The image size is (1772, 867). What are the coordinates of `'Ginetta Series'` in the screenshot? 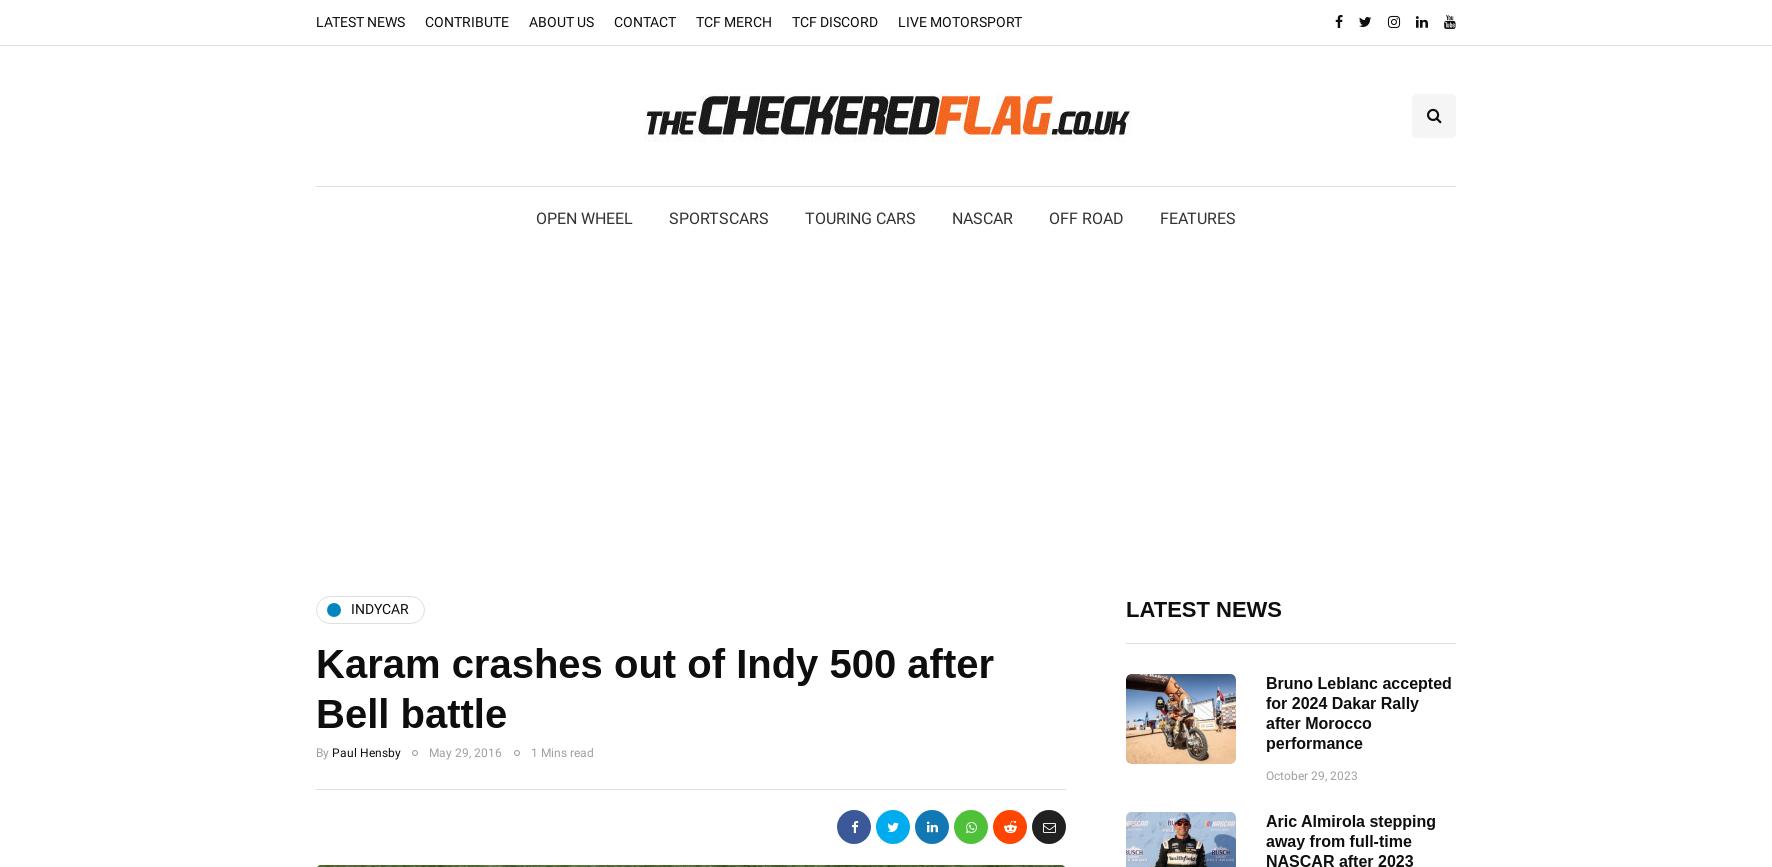 It's located at (670, 350).